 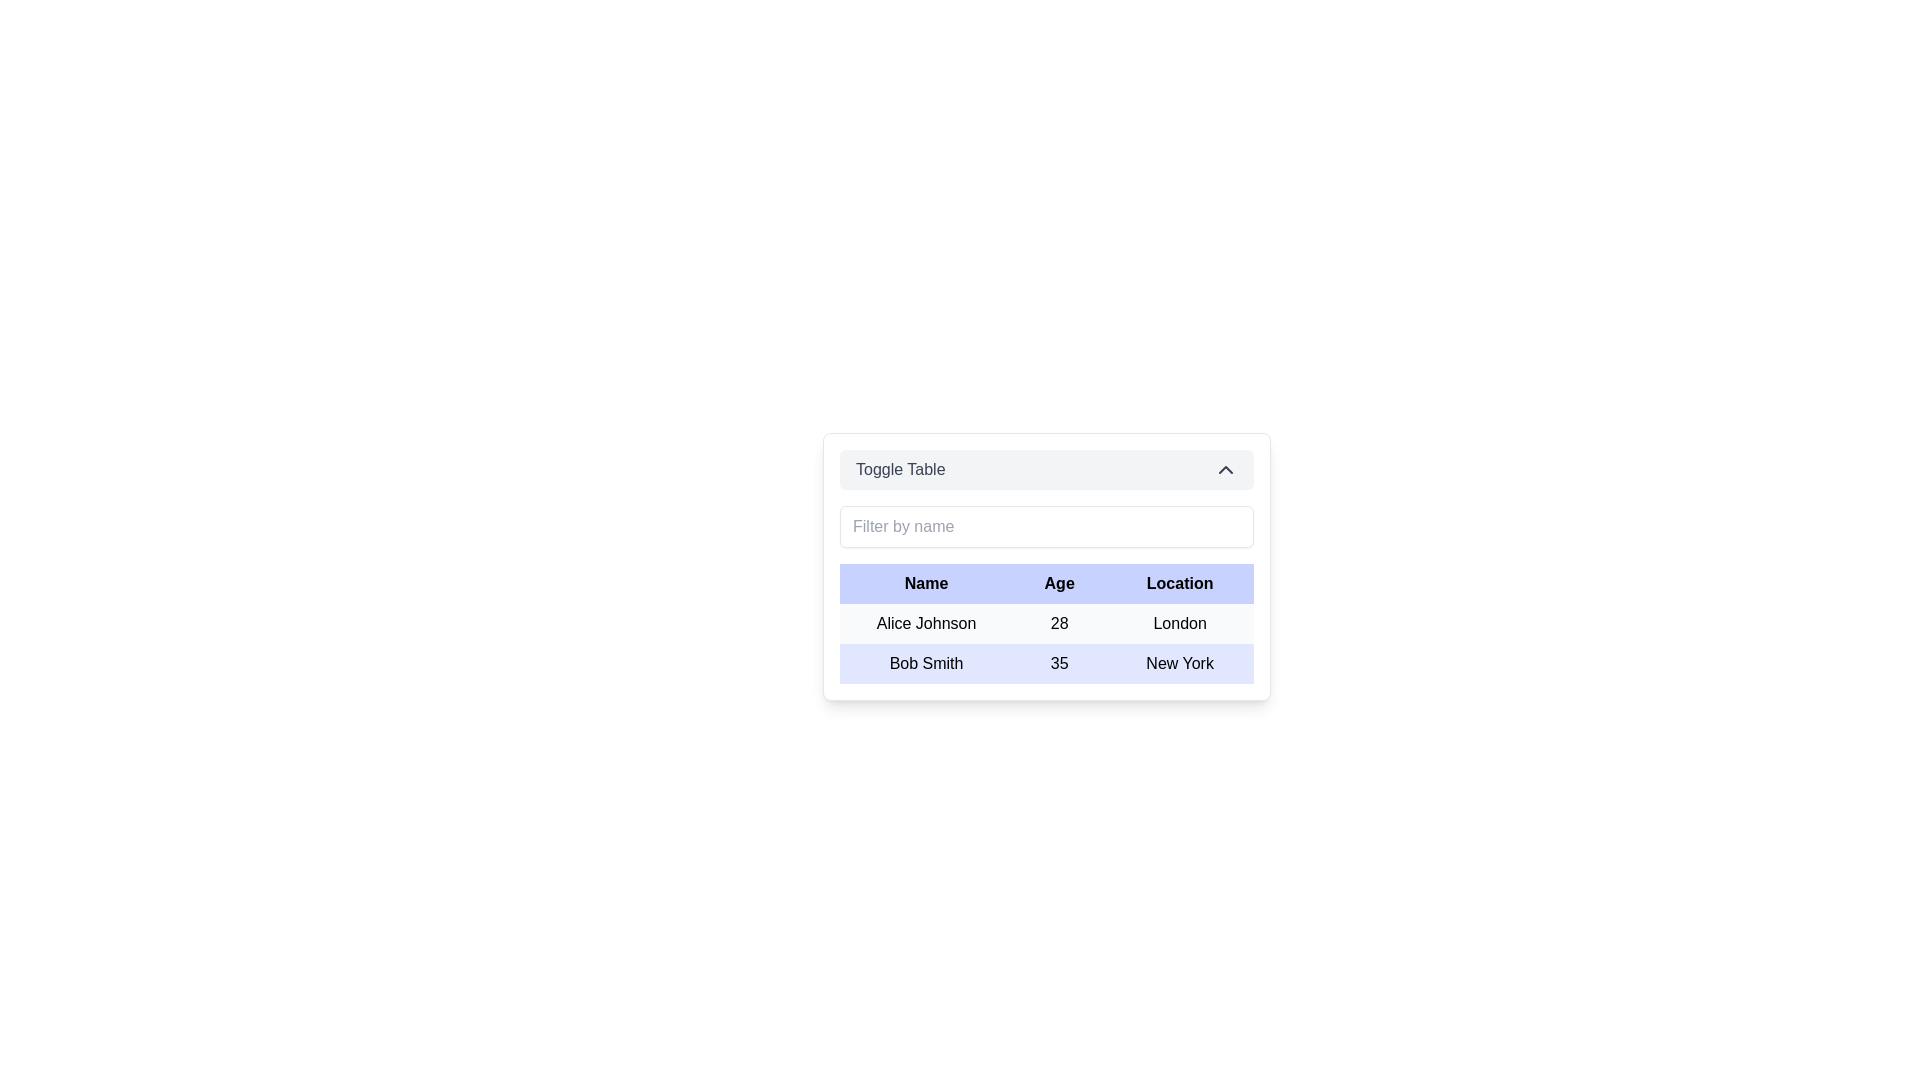 I want to click on second row of the table displaying user information for 'Bob Smith', which includes their age and location, so click(x=1045, y=663).